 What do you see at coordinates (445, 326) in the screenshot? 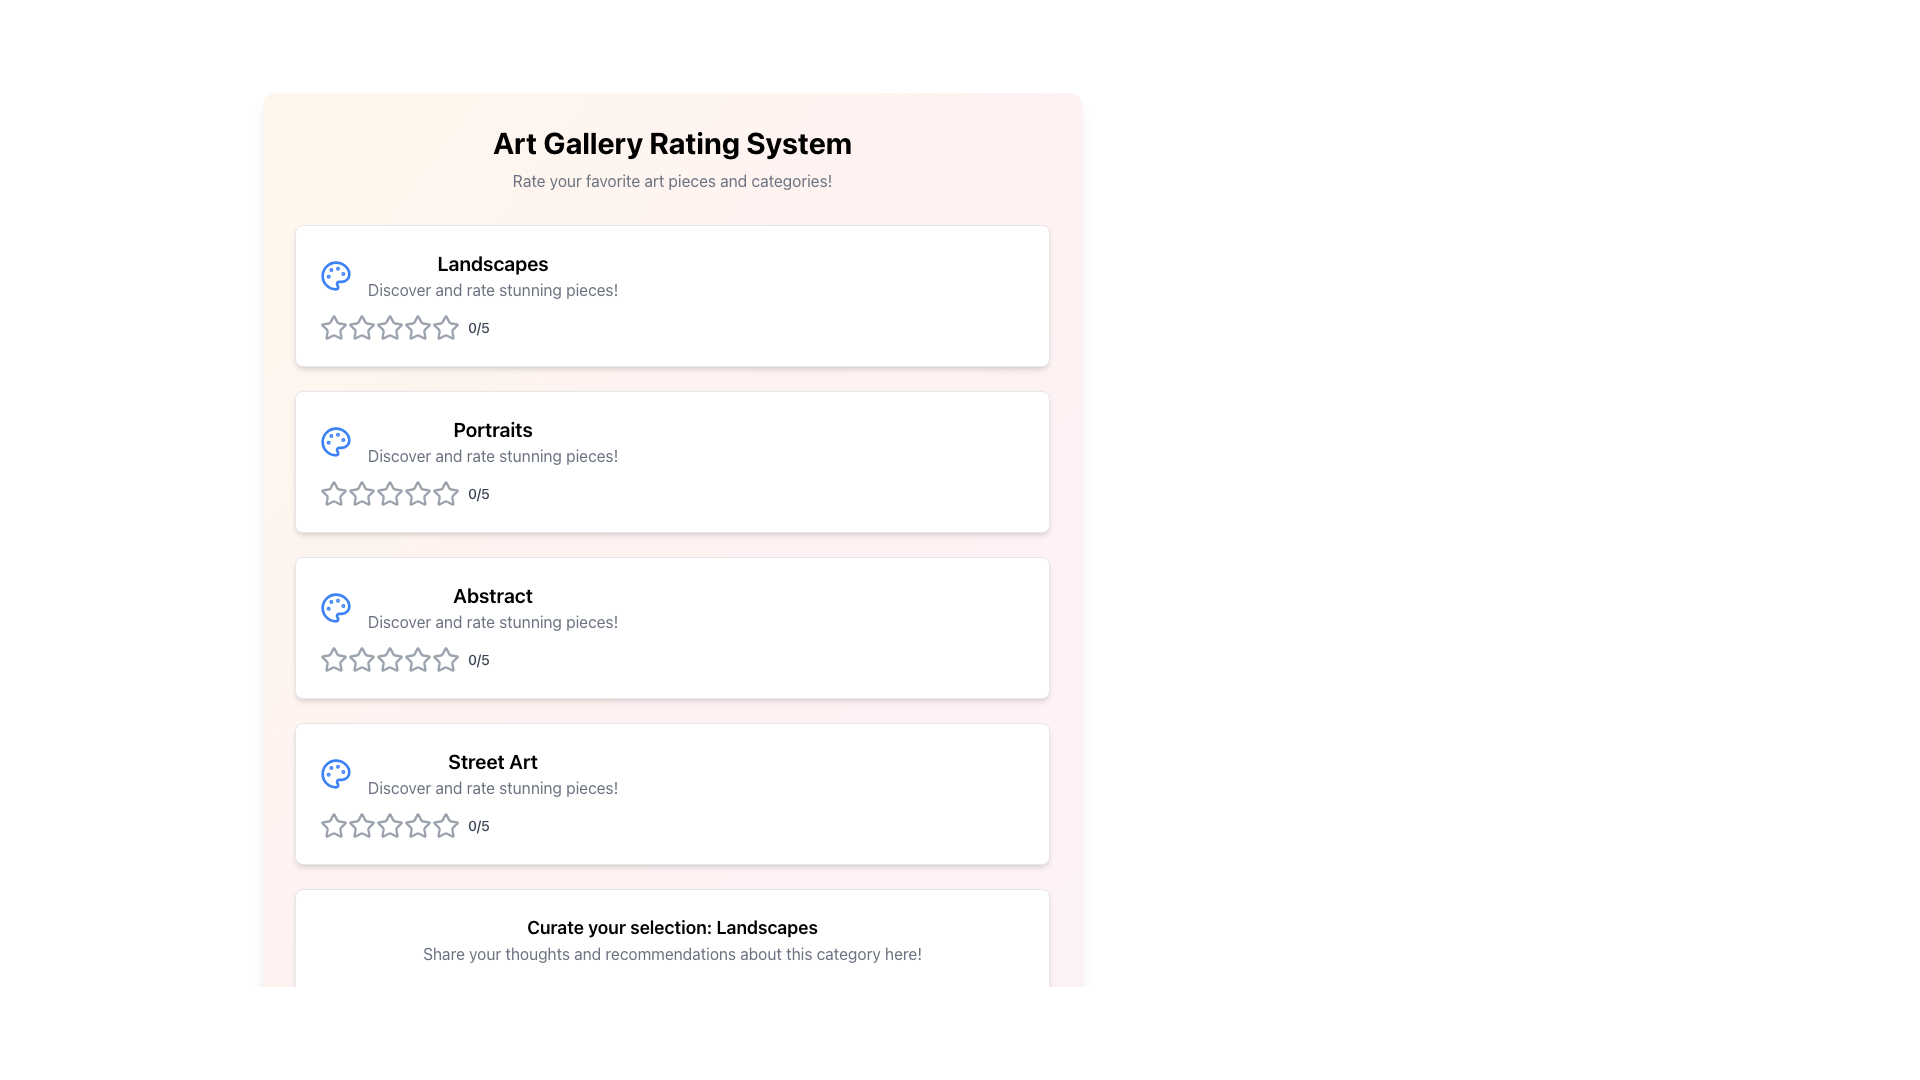
I see `the second rating star in the Landscapes section` at bounding box center [445, 326].